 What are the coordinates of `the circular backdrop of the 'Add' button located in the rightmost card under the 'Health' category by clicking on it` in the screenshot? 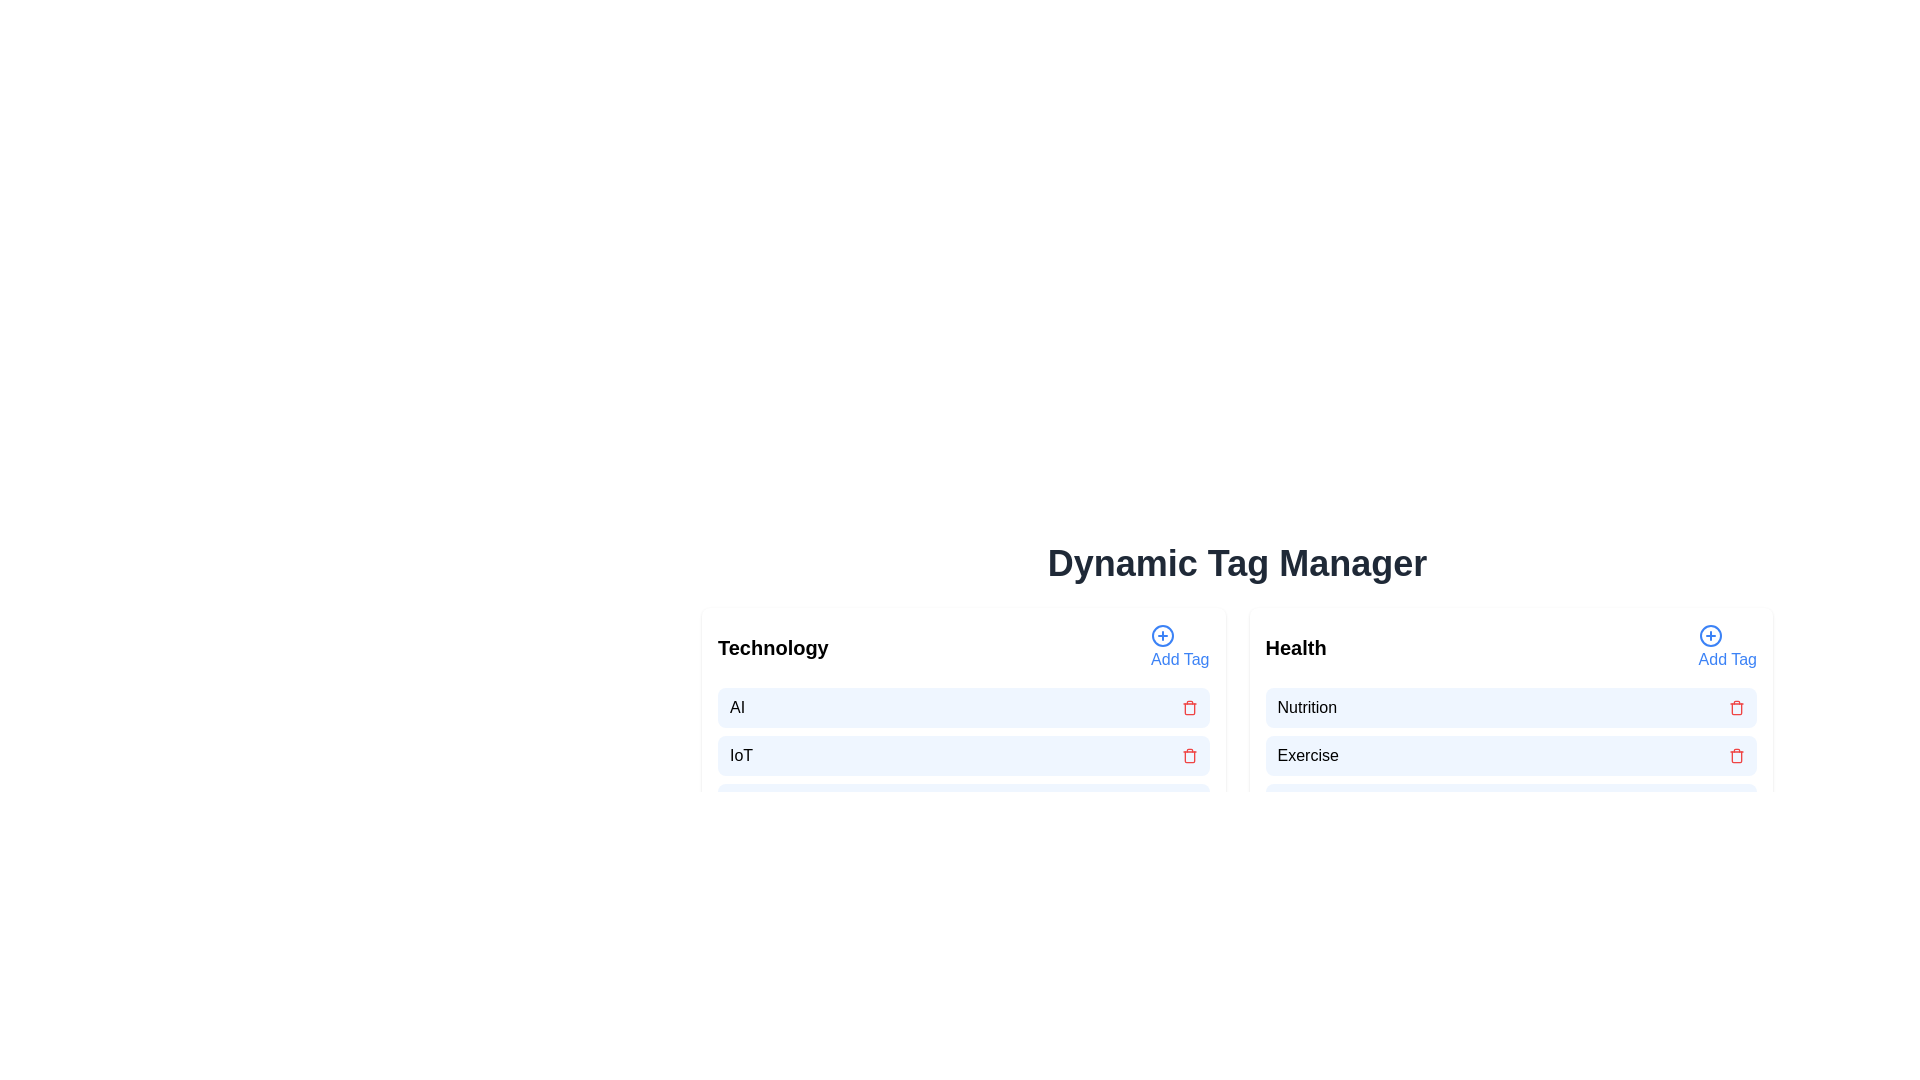 It's located at (1709, 636).